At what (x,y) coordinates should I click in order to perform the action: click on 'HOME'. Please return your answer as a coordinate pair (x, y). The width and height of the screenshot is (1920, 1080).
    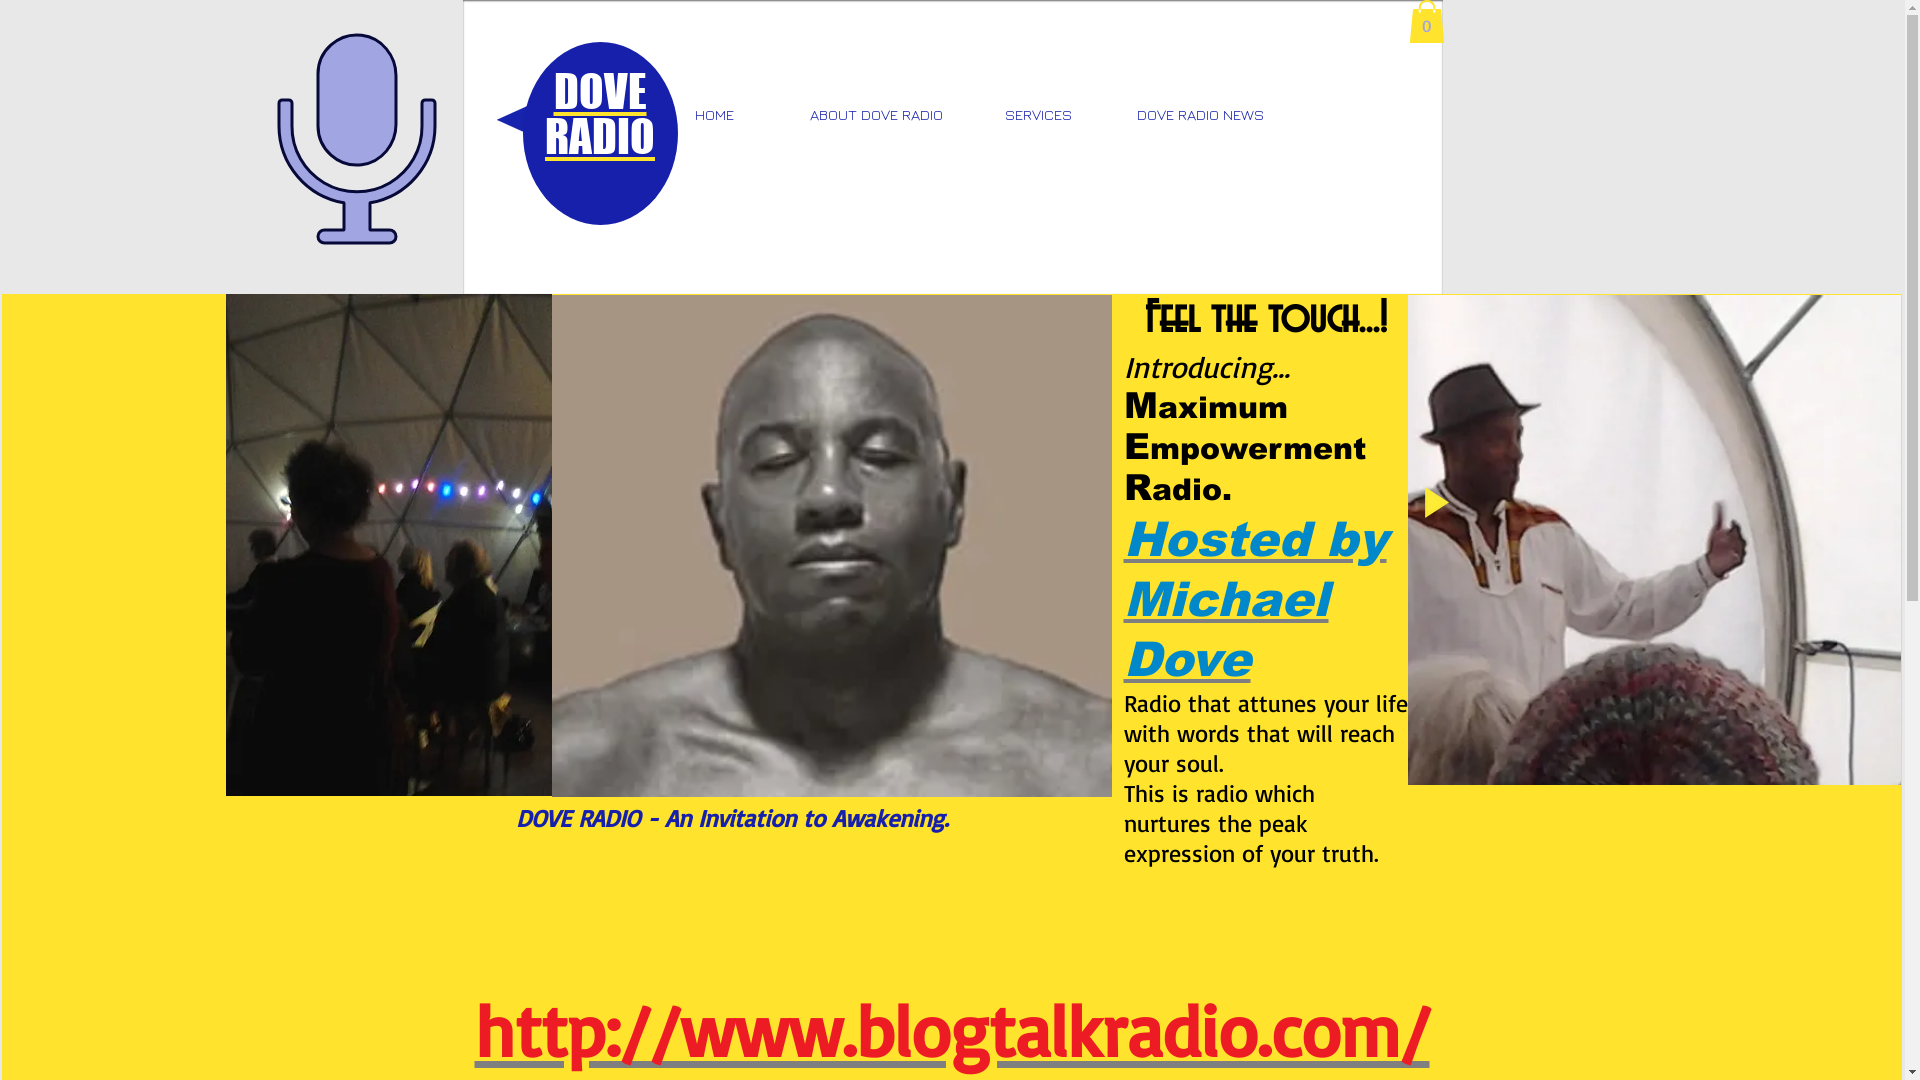
    Looking at the image, I should click on (632, 115).